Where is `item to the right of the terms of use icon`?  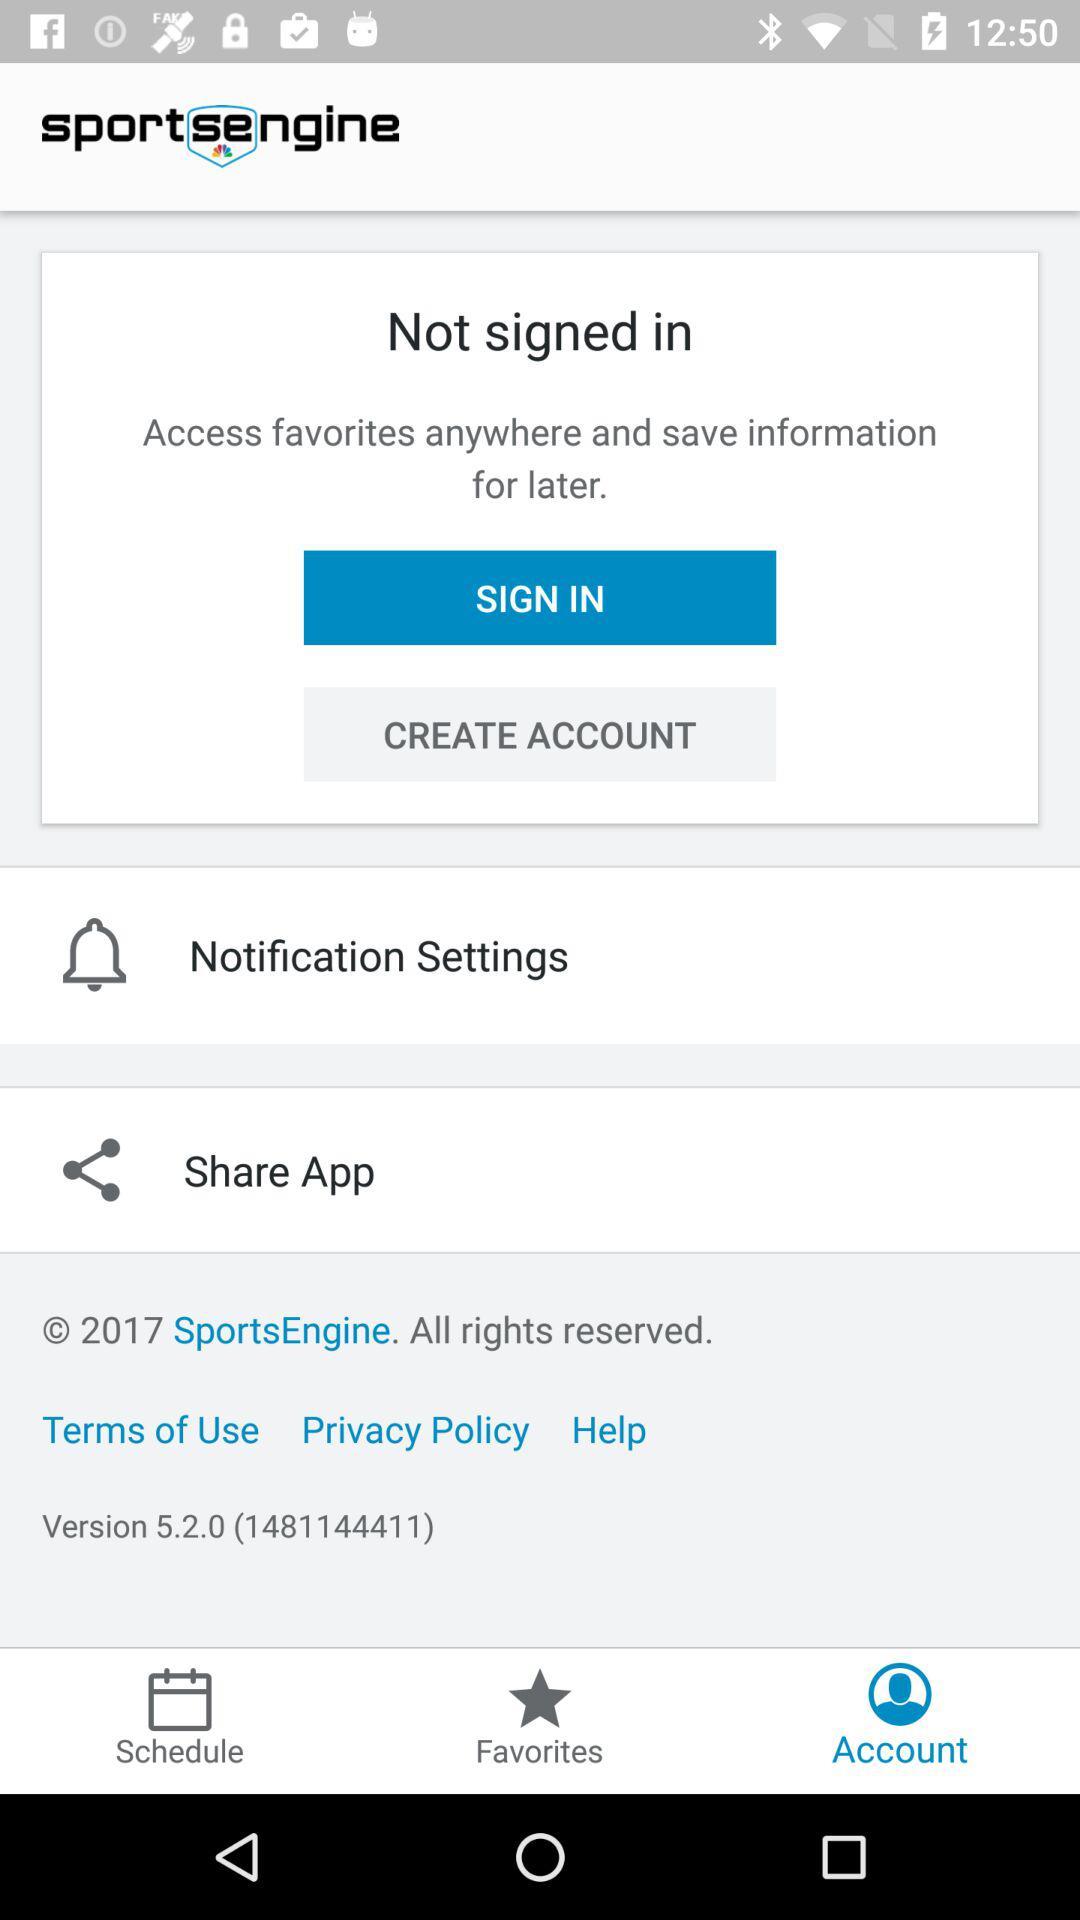
item to the right of the terms of use icon is located at coordinates (414, 1427).